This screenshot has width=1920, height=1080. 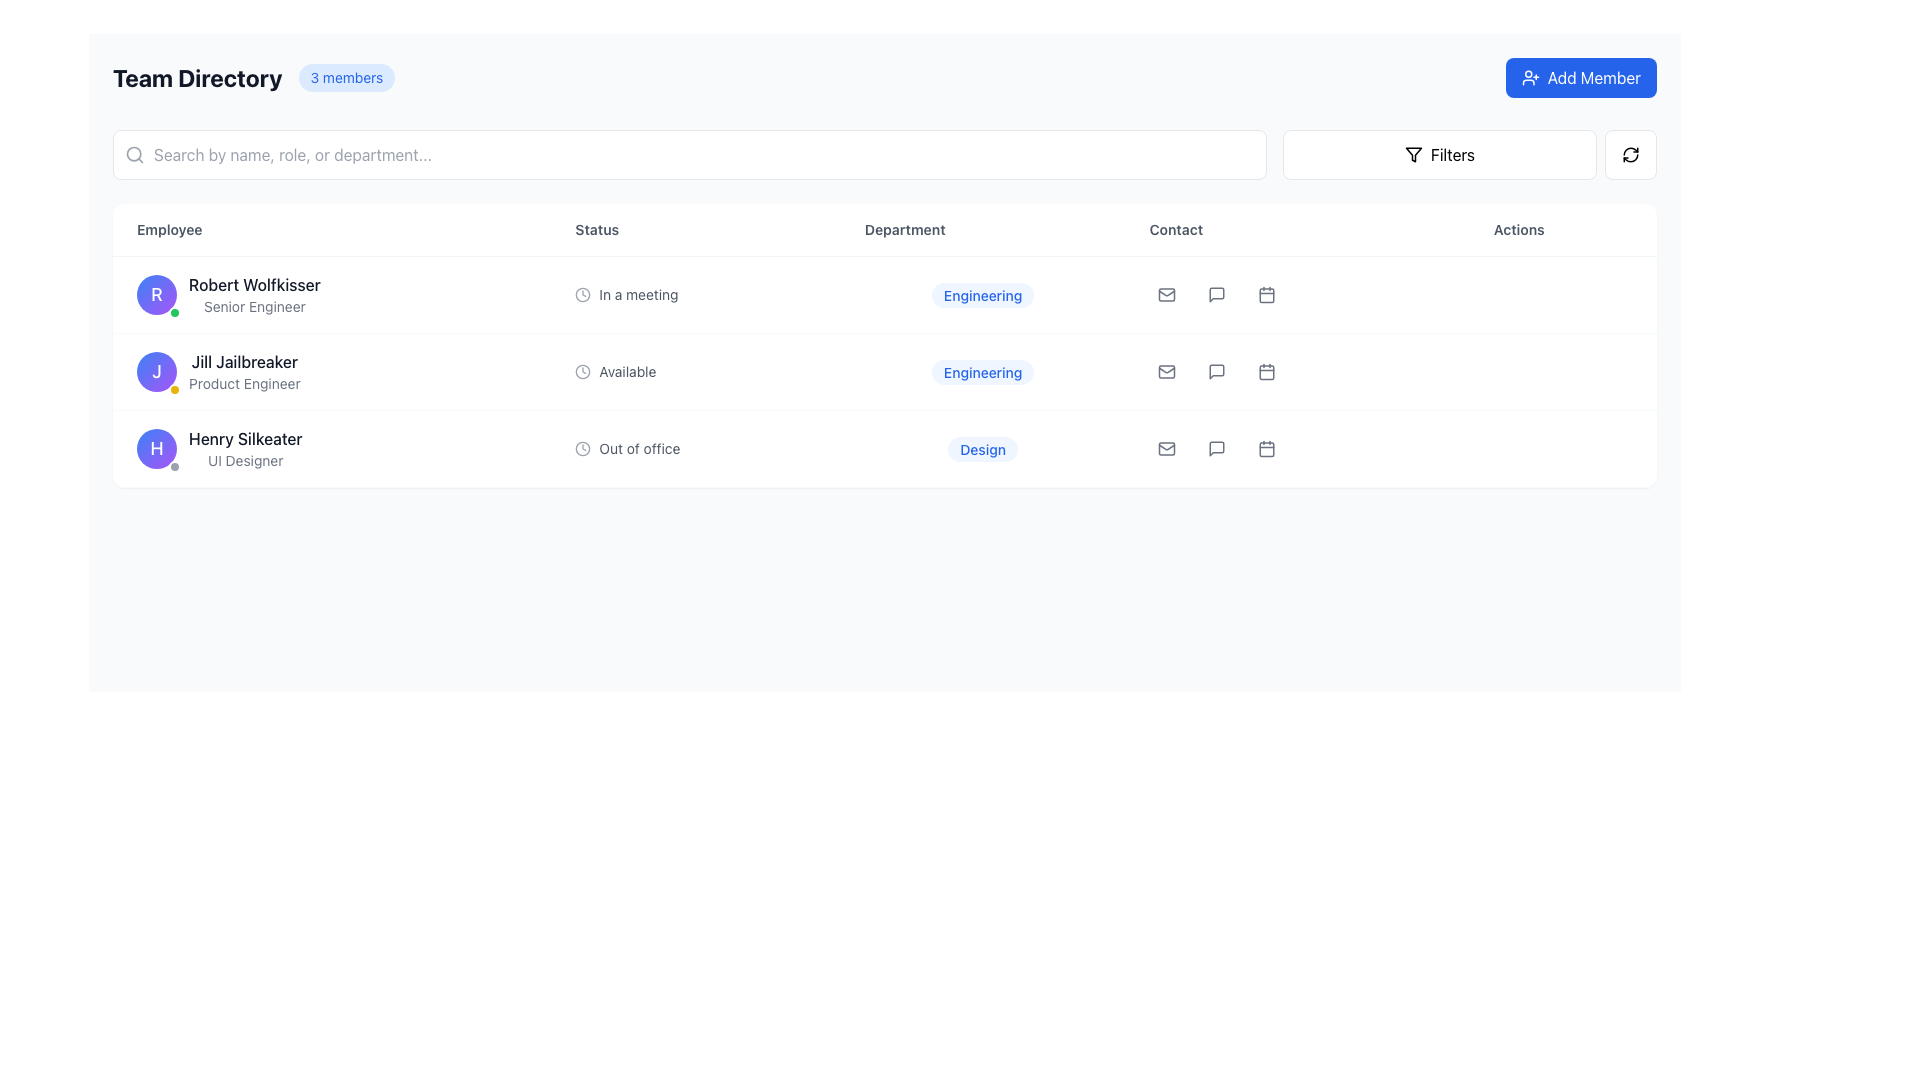 I want to click on the 'Engineering' department label for user 'Jill Jailbreaker' located in the second row of the table interface, so click(x=983, y=371).